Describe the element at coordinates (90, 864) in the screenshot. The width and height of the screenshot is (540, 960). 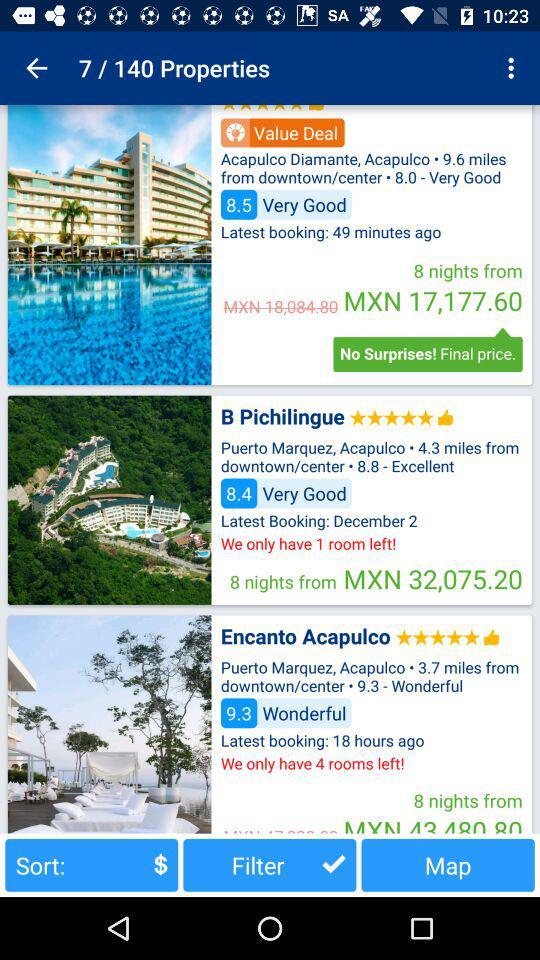
I see `icon next to filter item` at that location.